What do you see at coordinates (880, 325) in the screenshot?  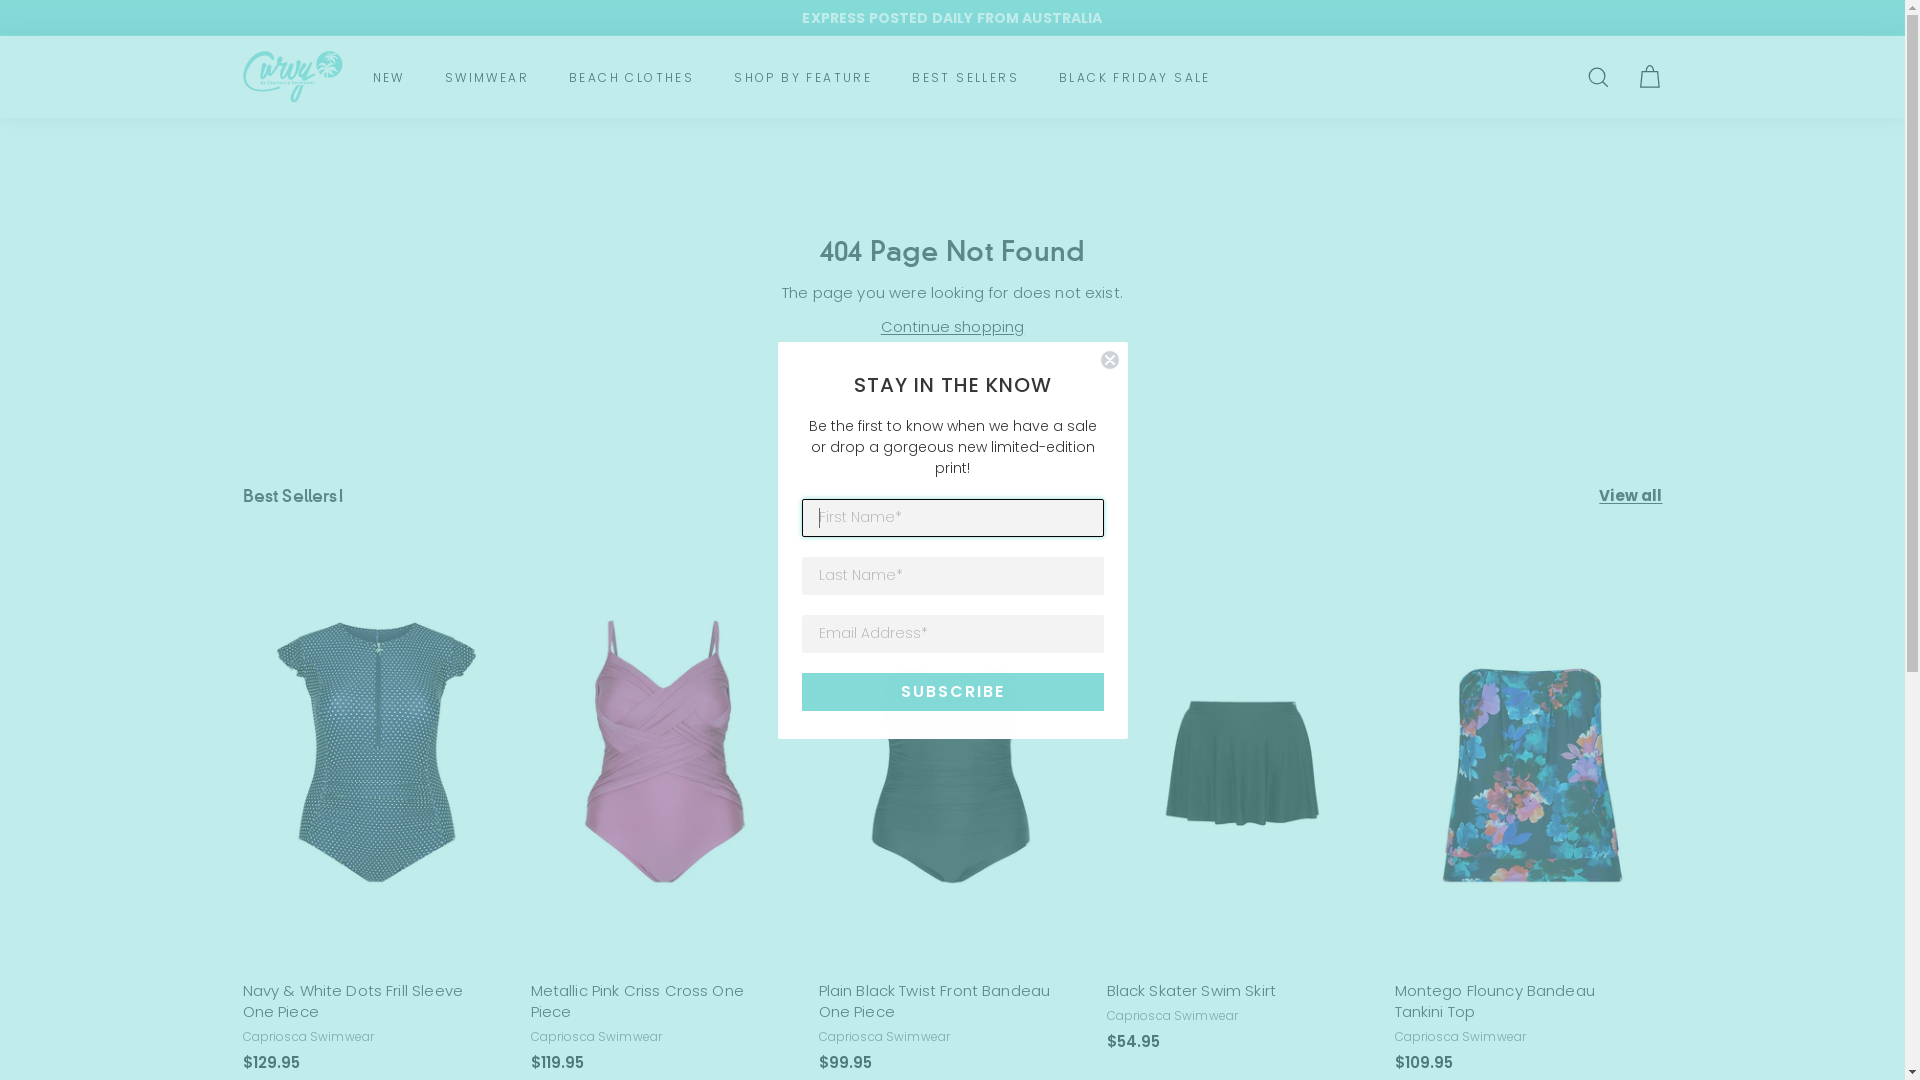 I see `'Continue shopping'` at bounding box center [880, 325].